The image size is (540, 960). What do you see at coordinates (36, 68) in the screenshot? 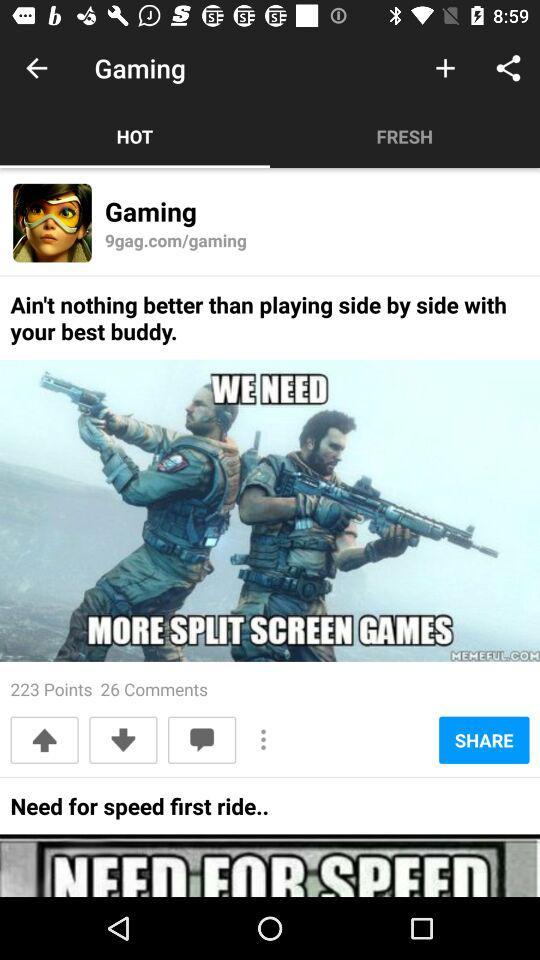
I see `item next to gaming icon` at bounding box center [36, 68].